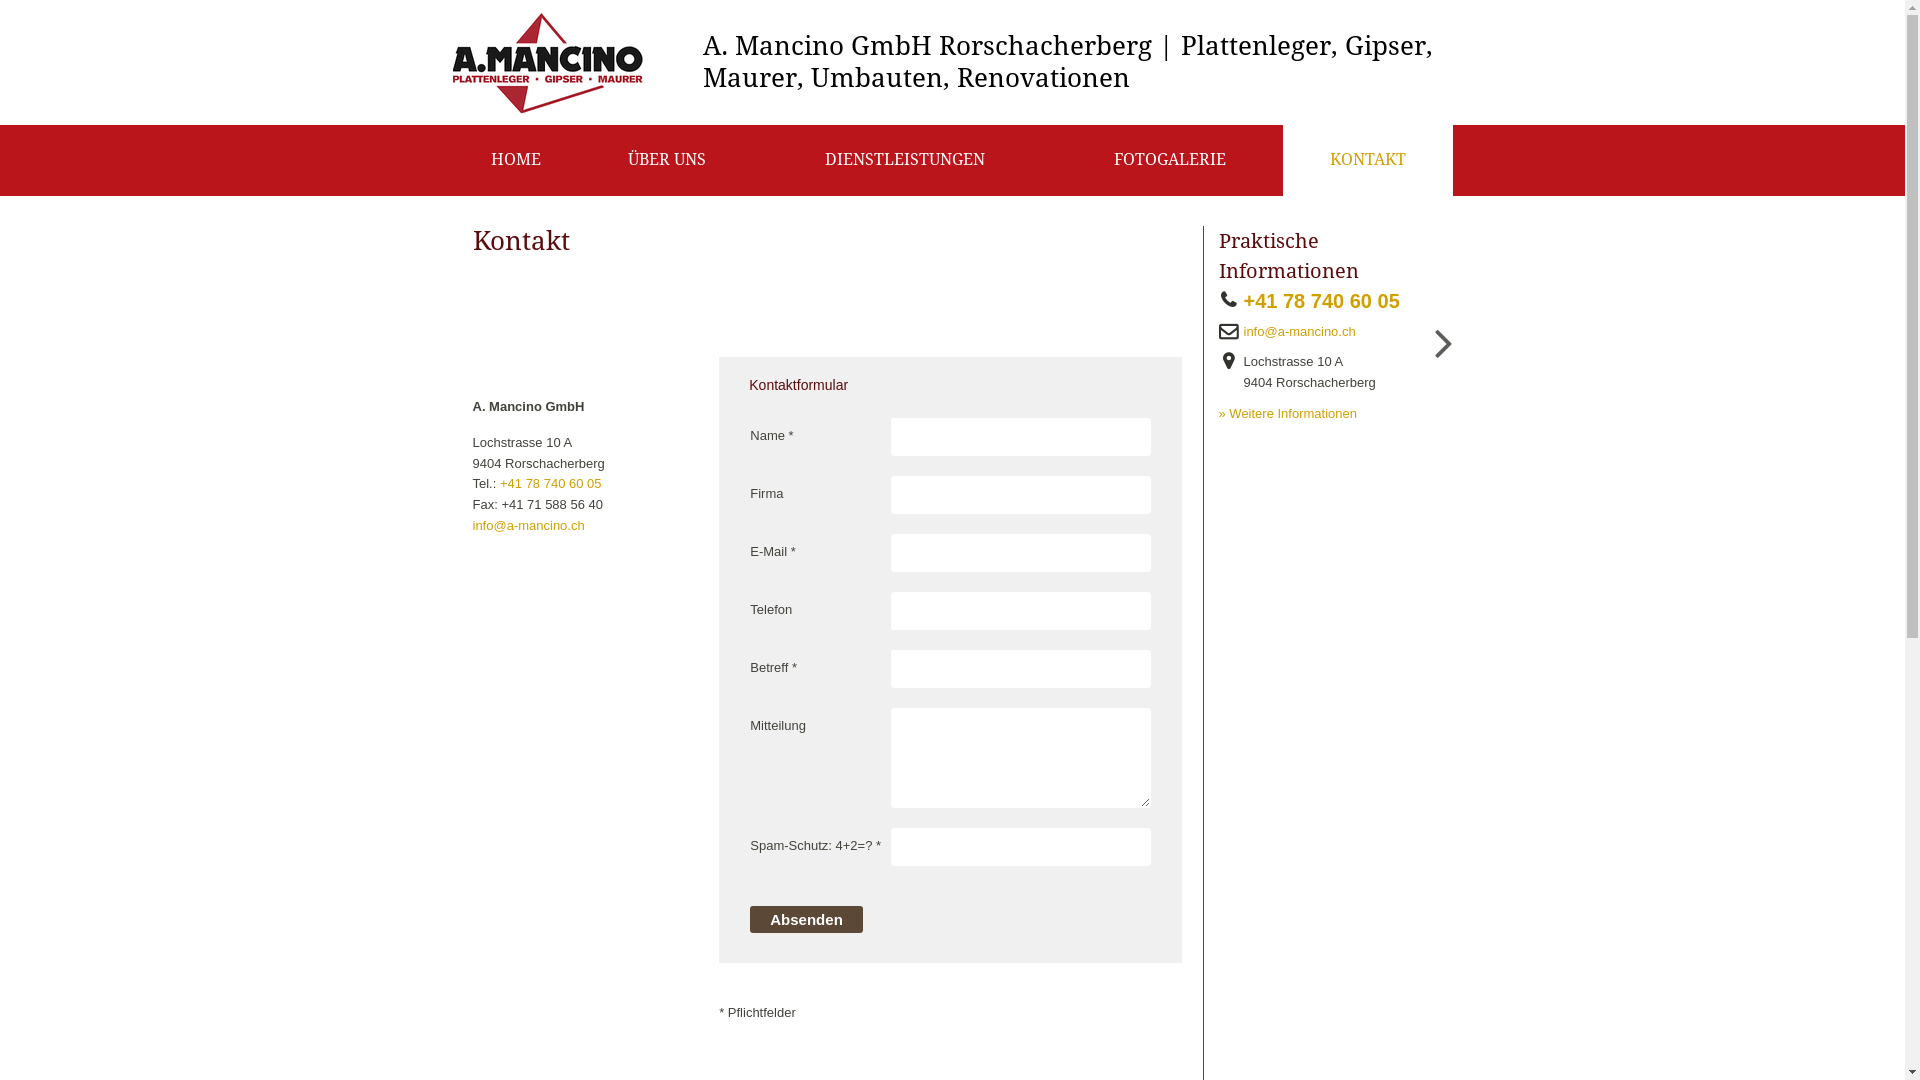 The width and height of the screenshot is (1920, 1080). What do you see at coordinates (551, 483) in the screenshot?
I see `'+41 78 740 60 05'` at bounding box center [551, 483].